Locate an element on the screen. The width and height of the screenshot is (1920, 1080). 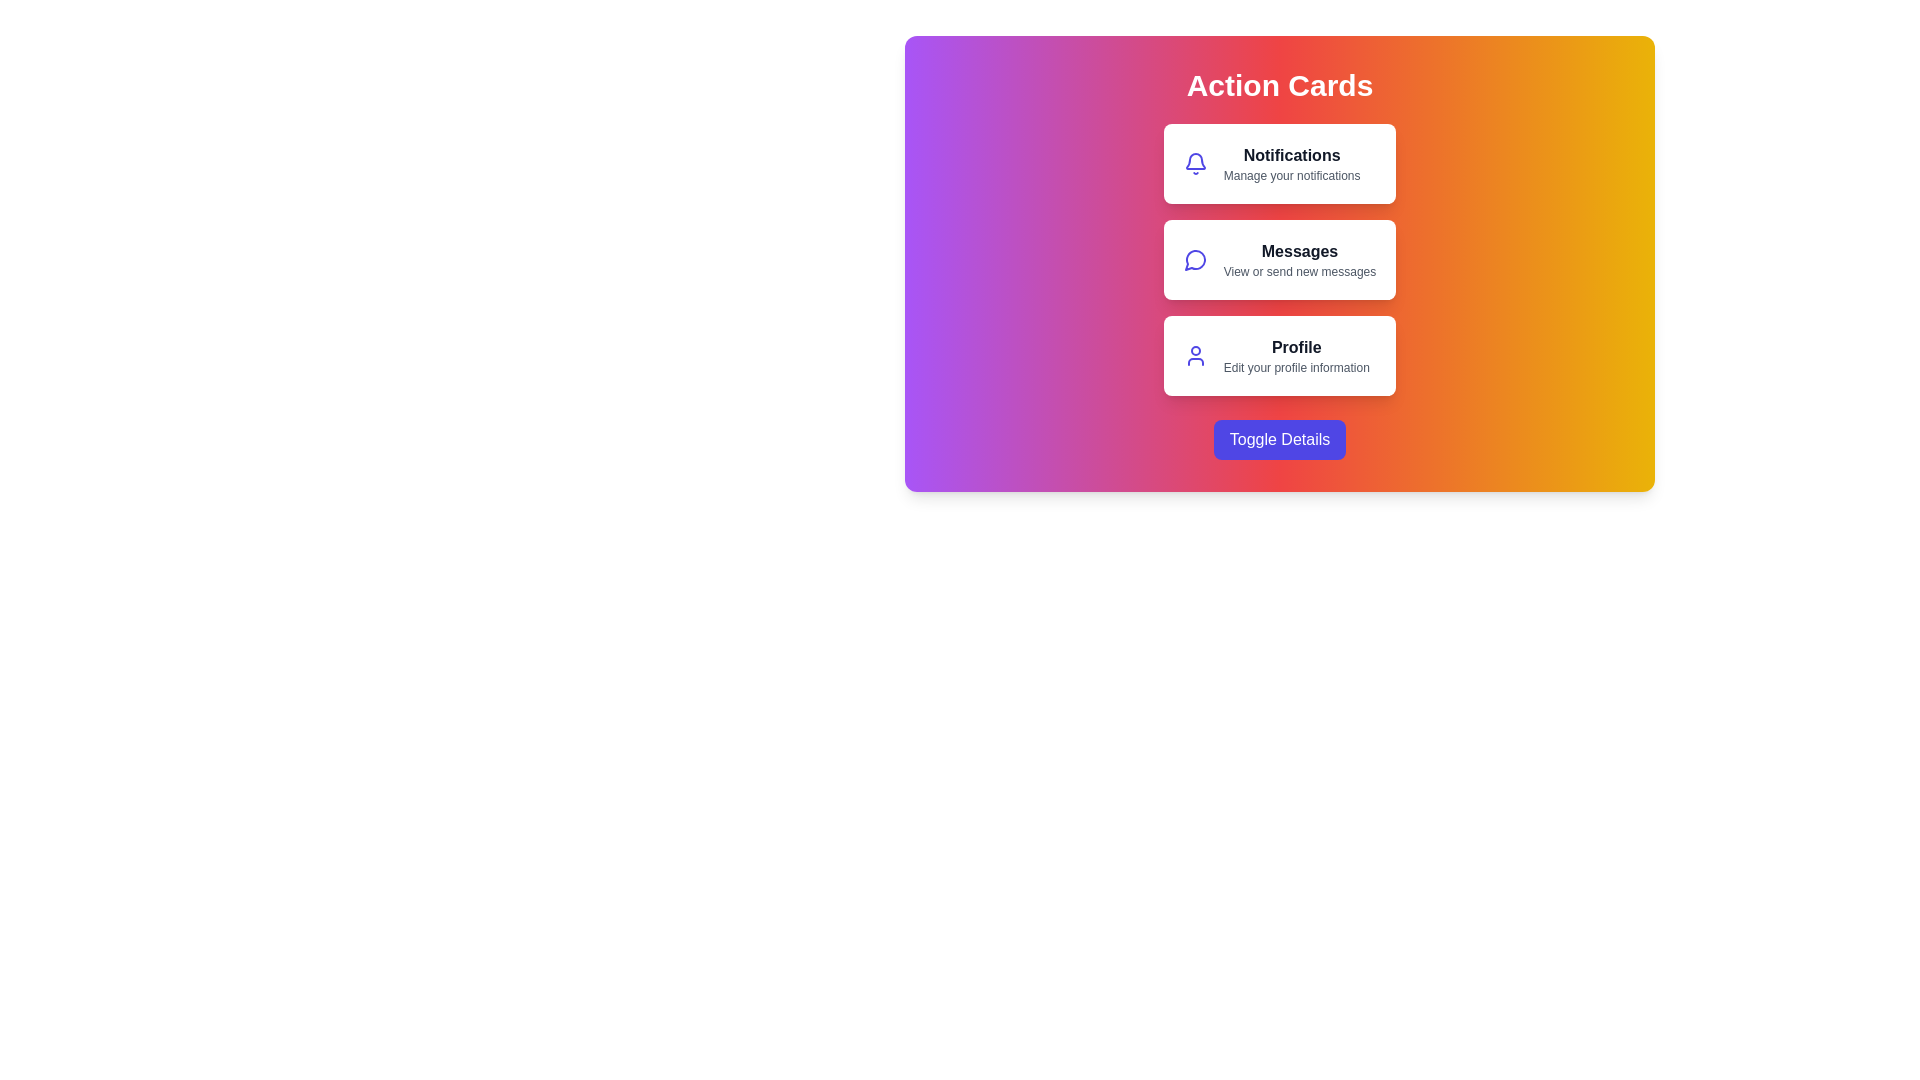
the Label that indicates the purpose of its containing card related to notifications, located at the upper center area of the application interface is located at coordinates (1292, 154).